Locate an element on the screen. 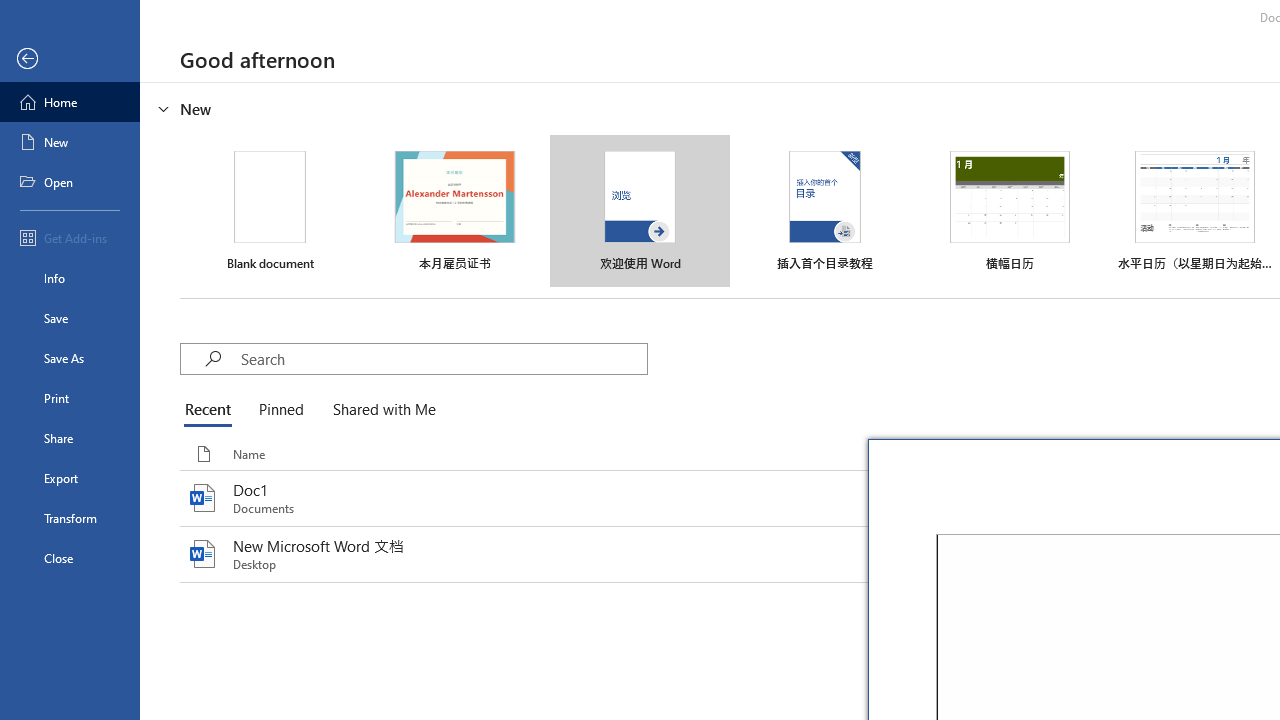  'New' is located at coordinates (69, 140).